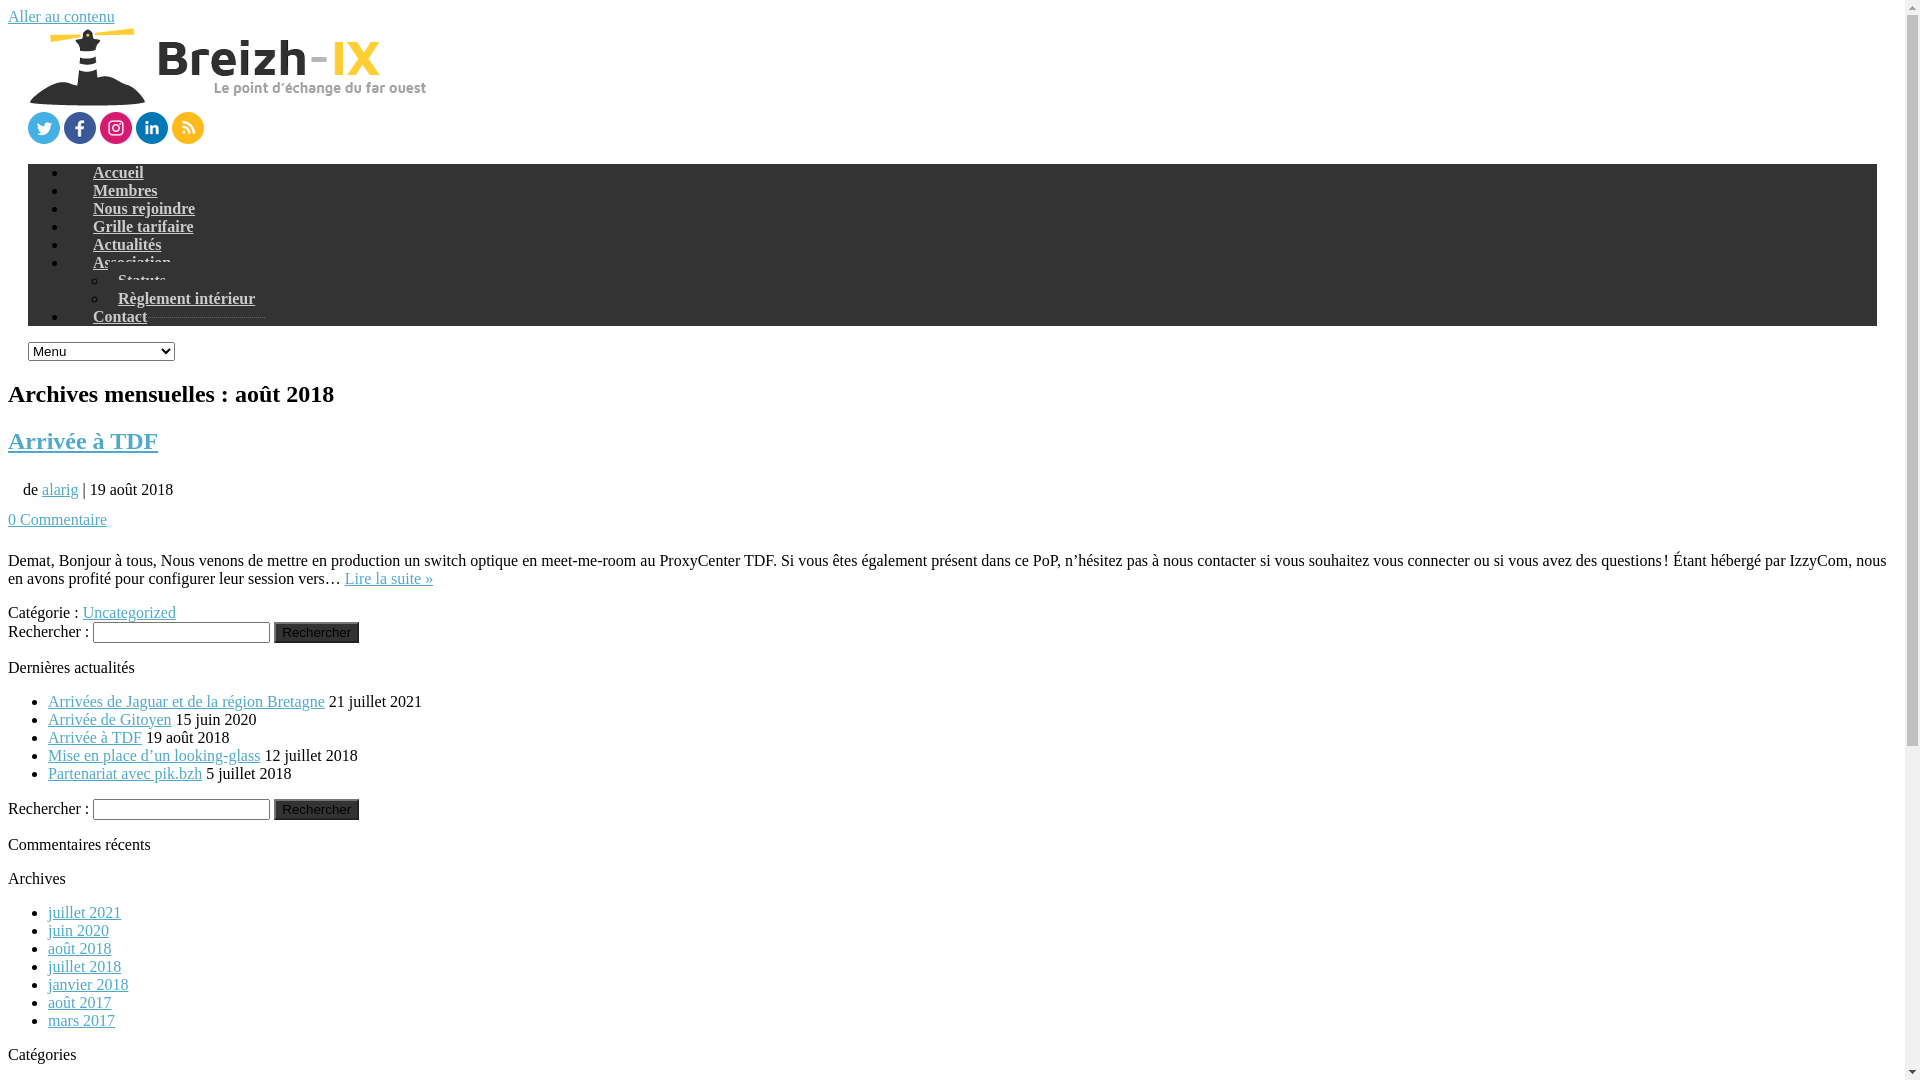 The height and width of the screenshot is (1080, 1920). I want to click on 'Aller au contenu', so click(8, 16).